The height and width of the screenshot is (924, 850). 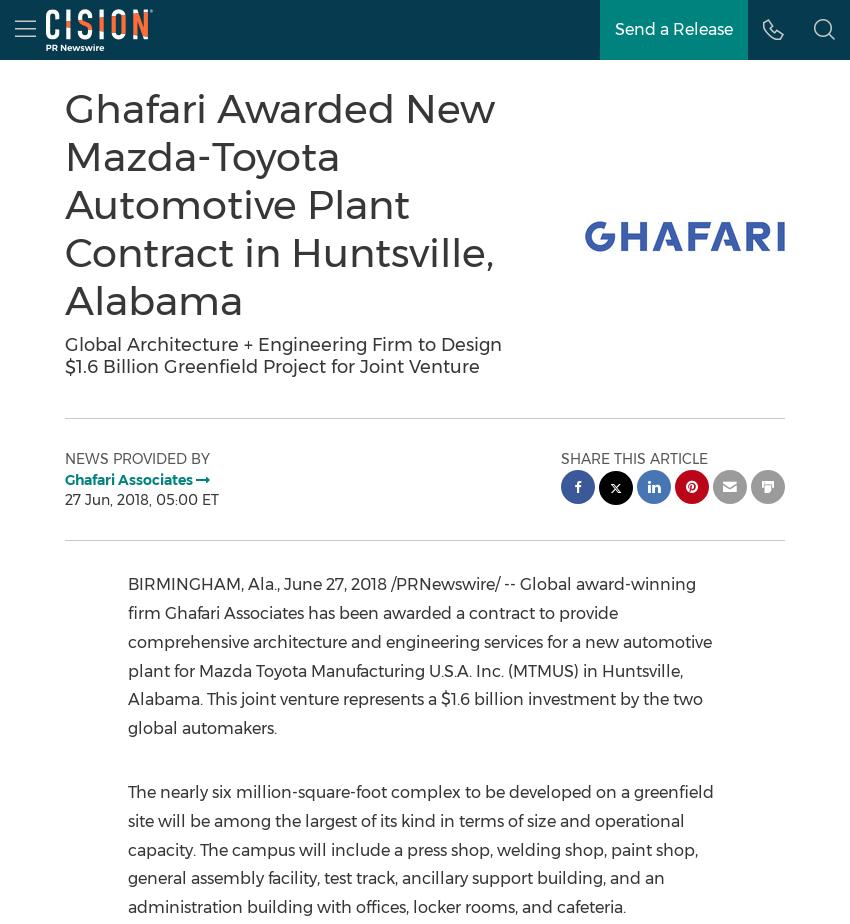 I want to click on 'Global Architecture + Engineering Firm to Design $1.6 Billion Greenfield Project for Joint Venture', so click(x=65, y=355).